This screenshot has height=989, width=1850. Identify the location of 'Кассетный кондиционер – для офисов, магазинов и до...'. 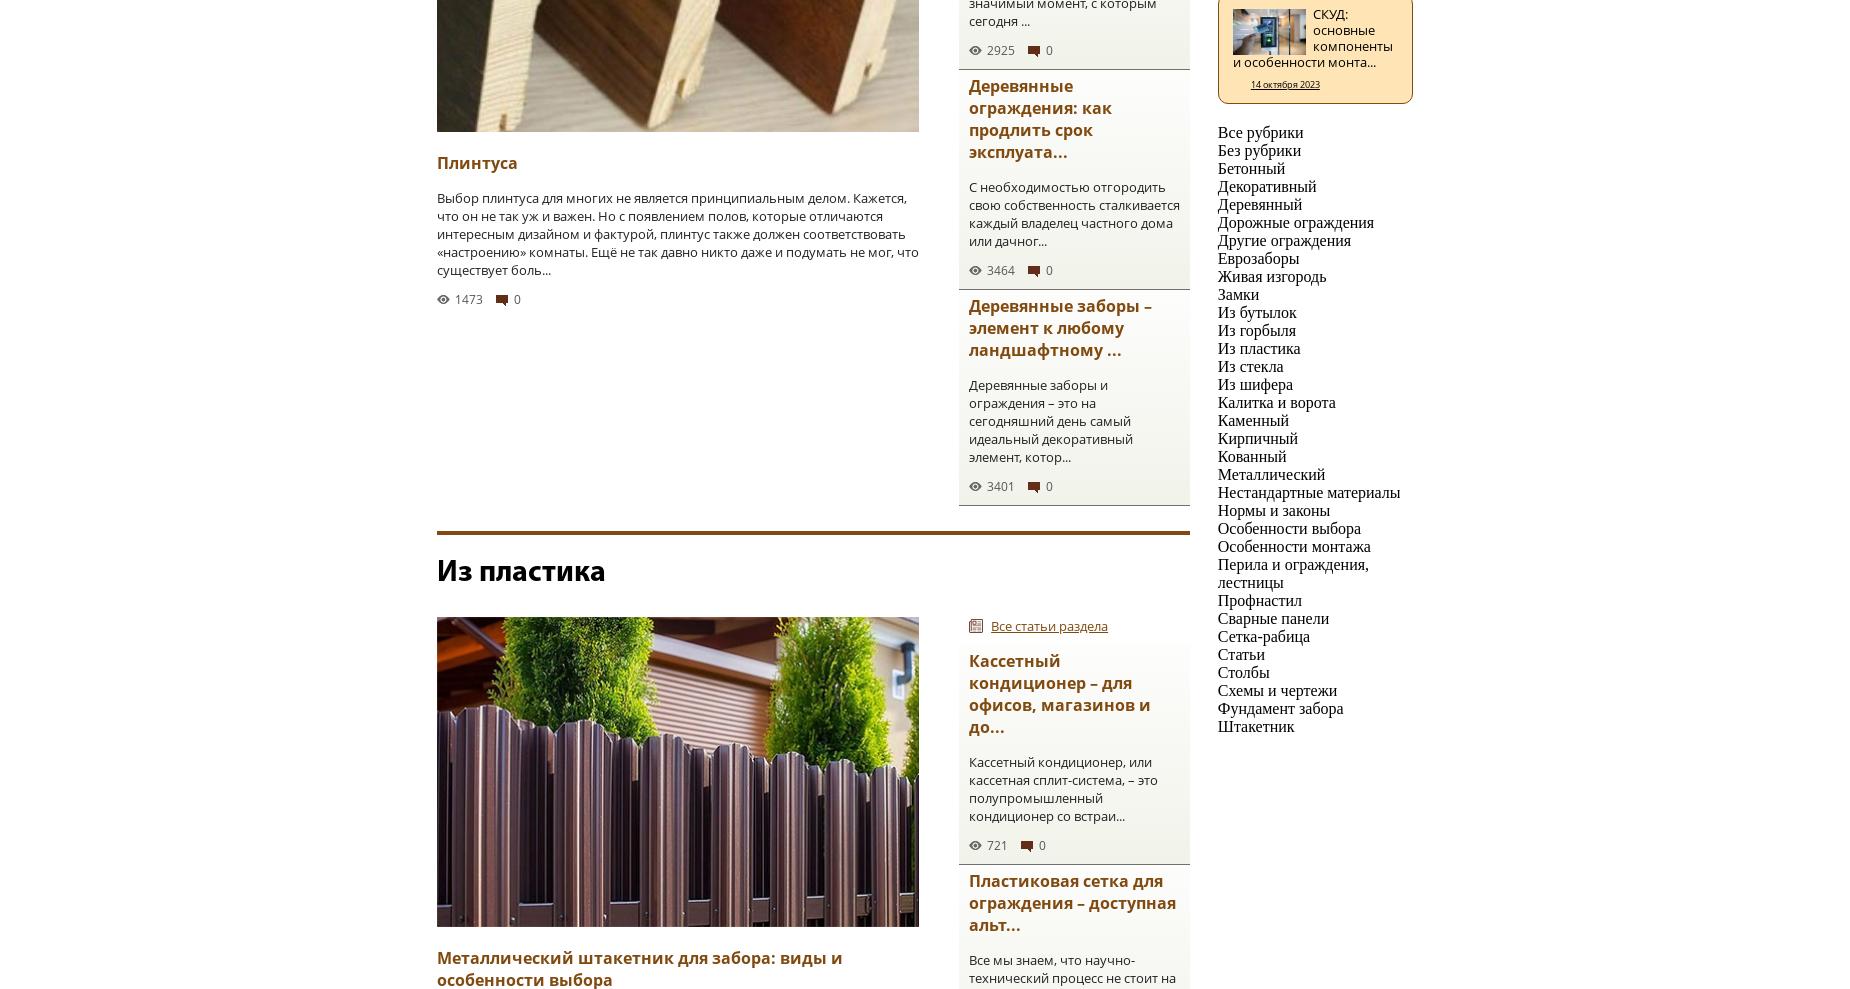
(1059, 692).